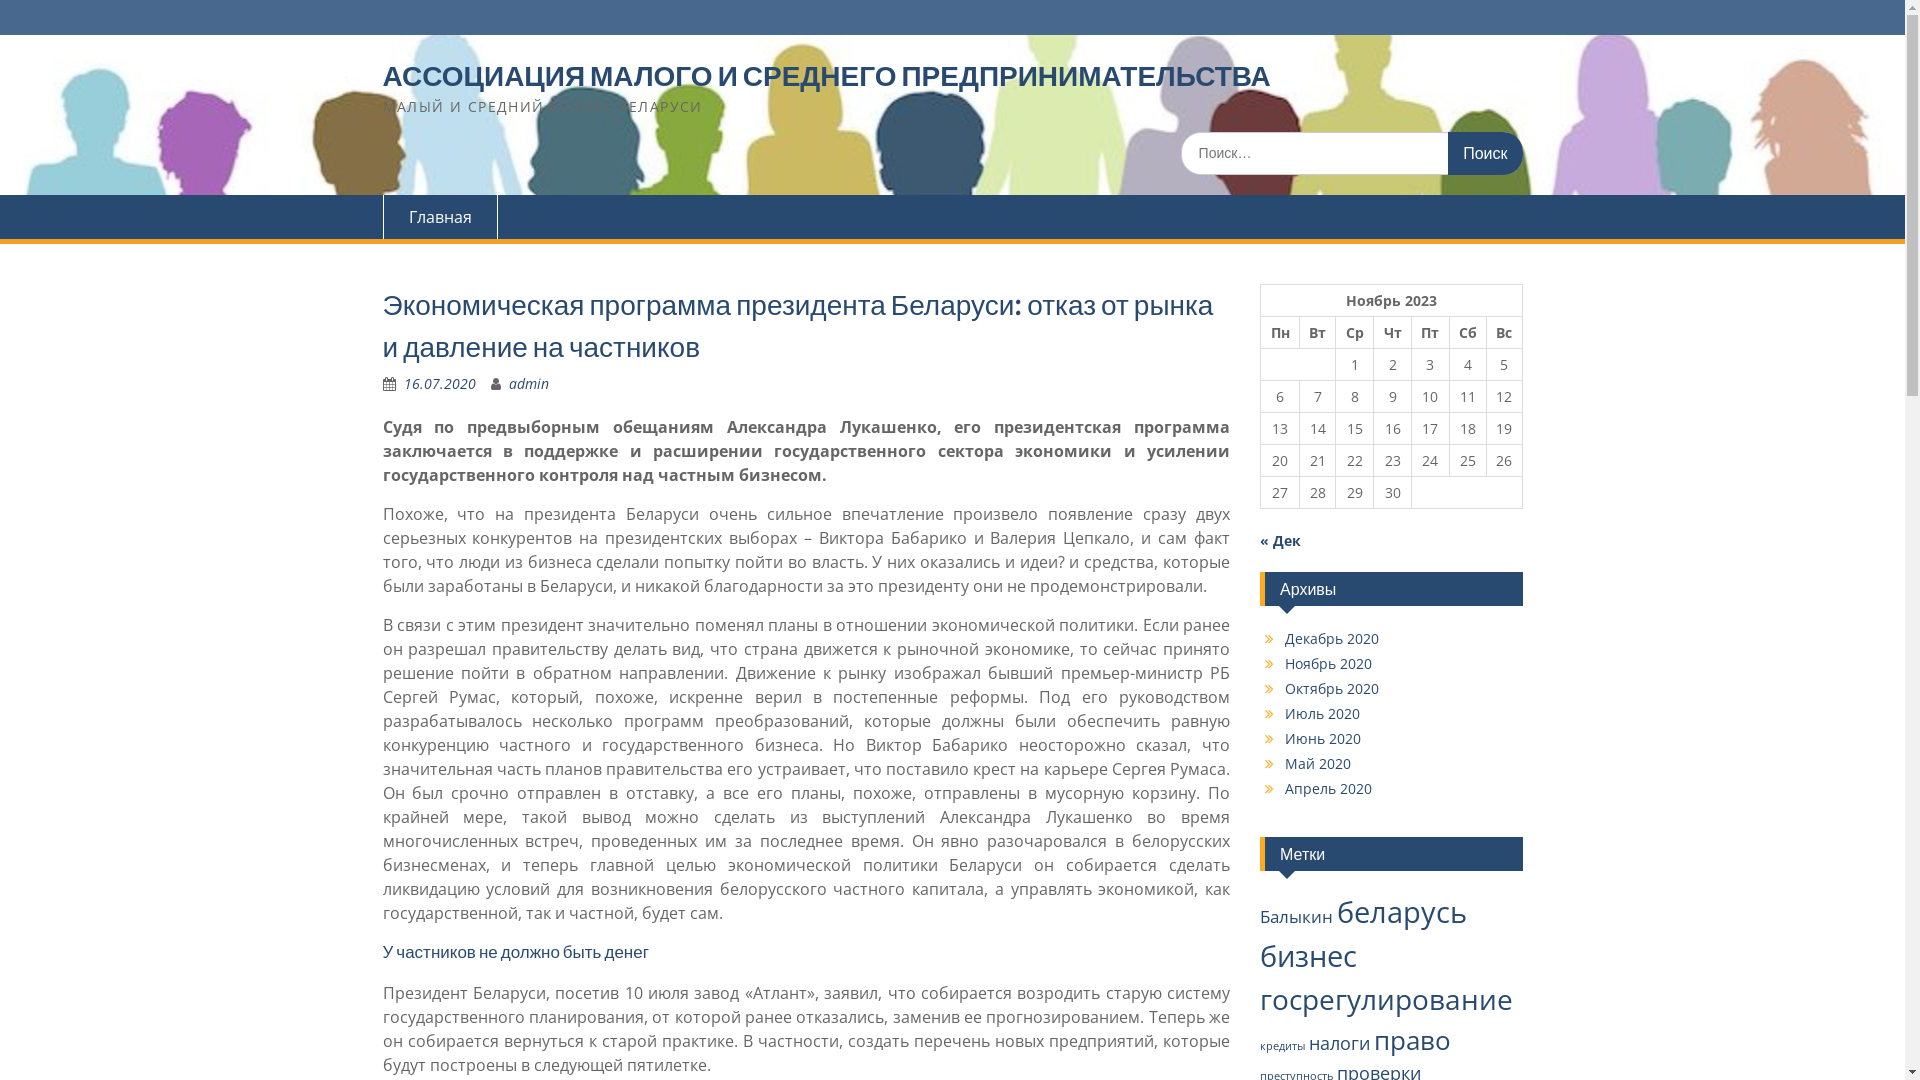  What do you see at coordinates (439, 383) in the screenshot?
I see `'16.07.2020'` at bounding box center [439, 383].